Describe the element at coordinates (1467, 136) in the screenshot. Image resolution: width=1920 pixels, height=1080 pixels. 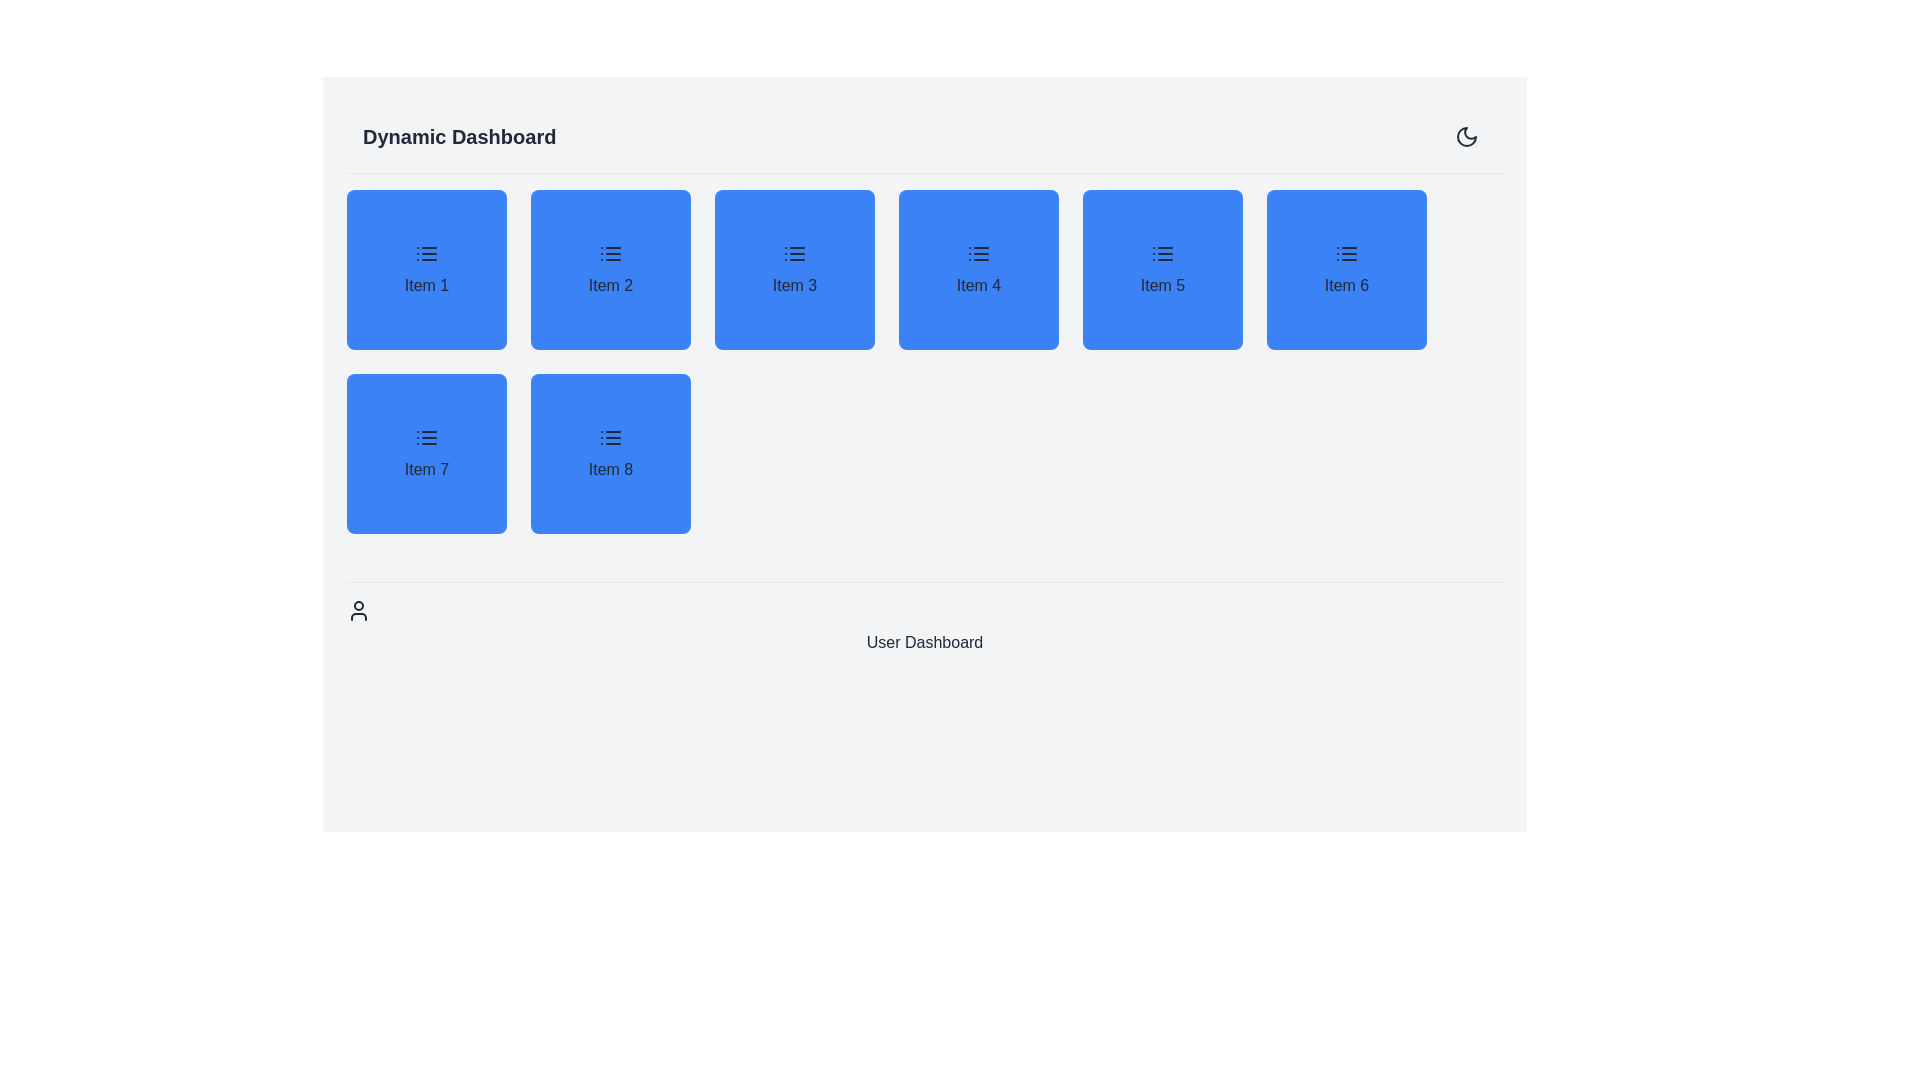
I see `the crescent moon icon button located in the top-right corner of the interface` at that location.